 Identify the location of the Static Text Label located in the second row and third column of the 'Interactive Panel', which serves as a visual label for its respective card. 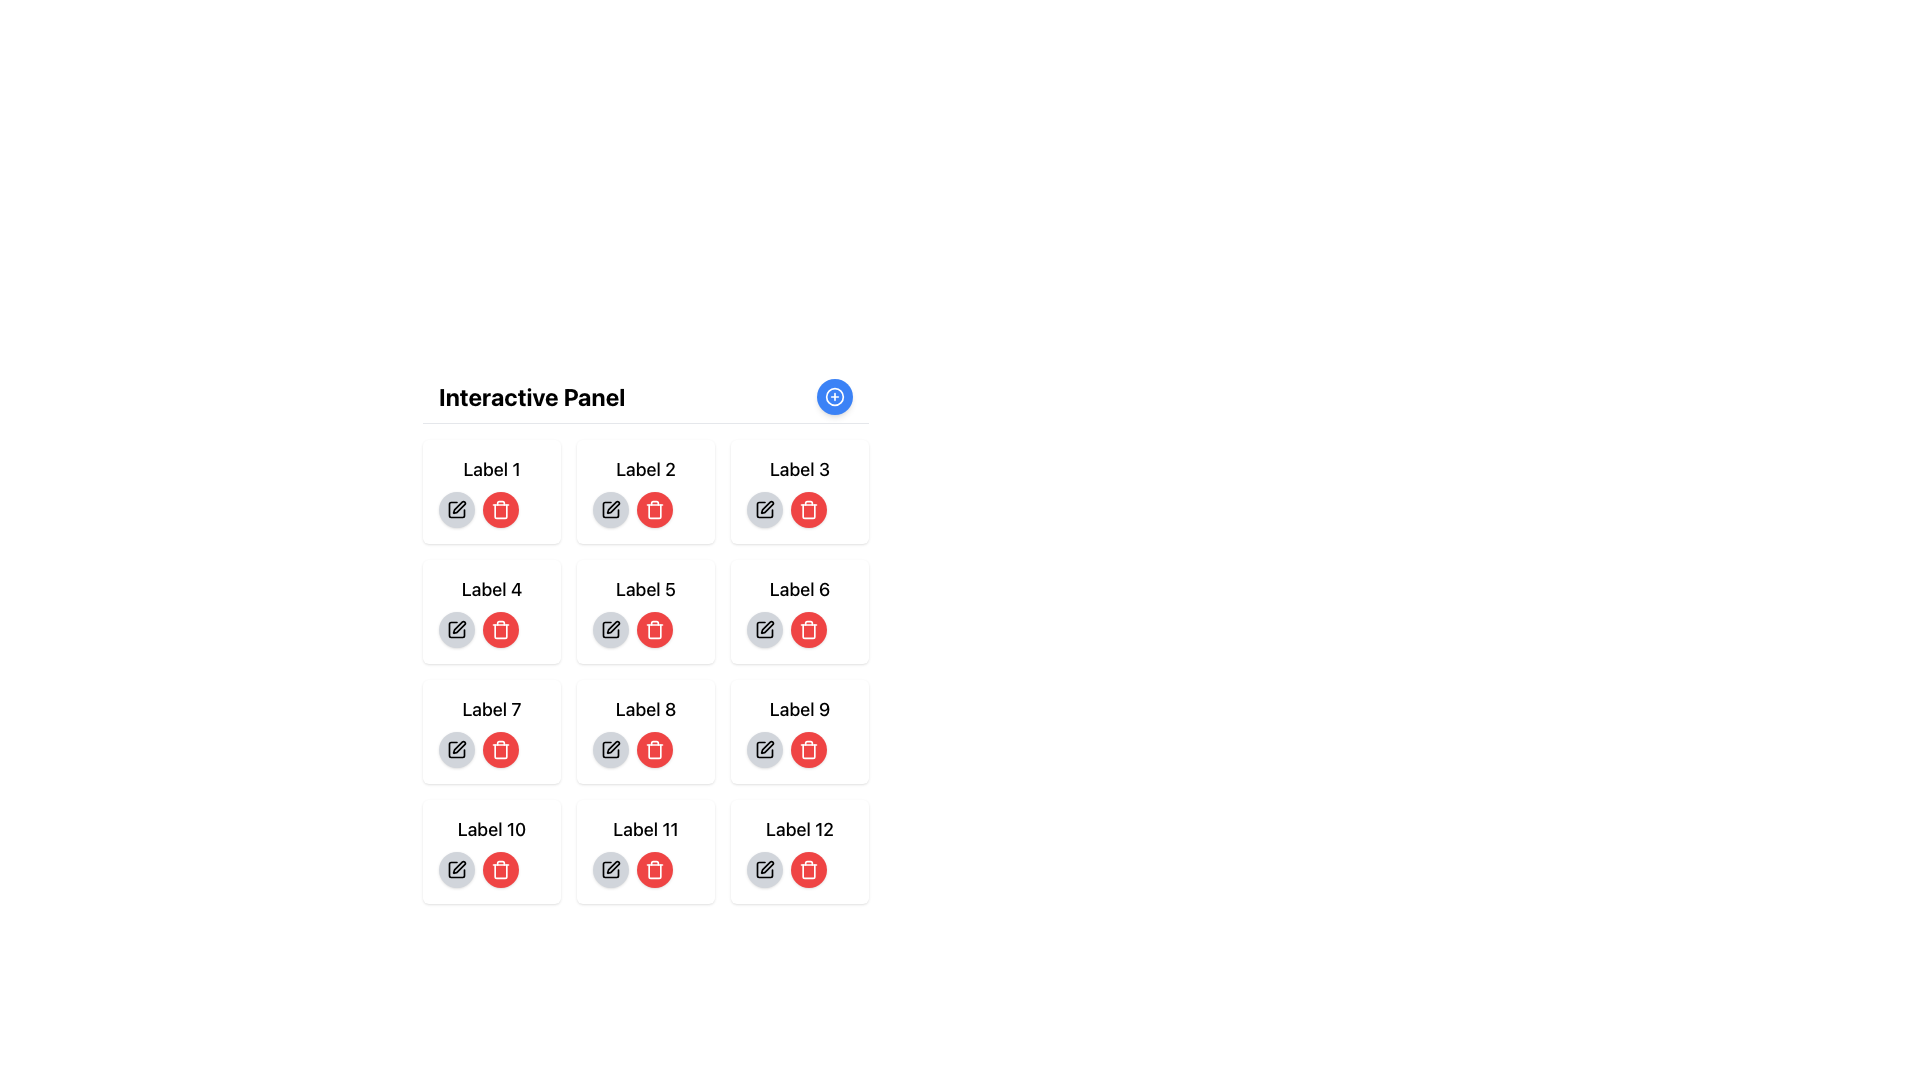
(800, 470).